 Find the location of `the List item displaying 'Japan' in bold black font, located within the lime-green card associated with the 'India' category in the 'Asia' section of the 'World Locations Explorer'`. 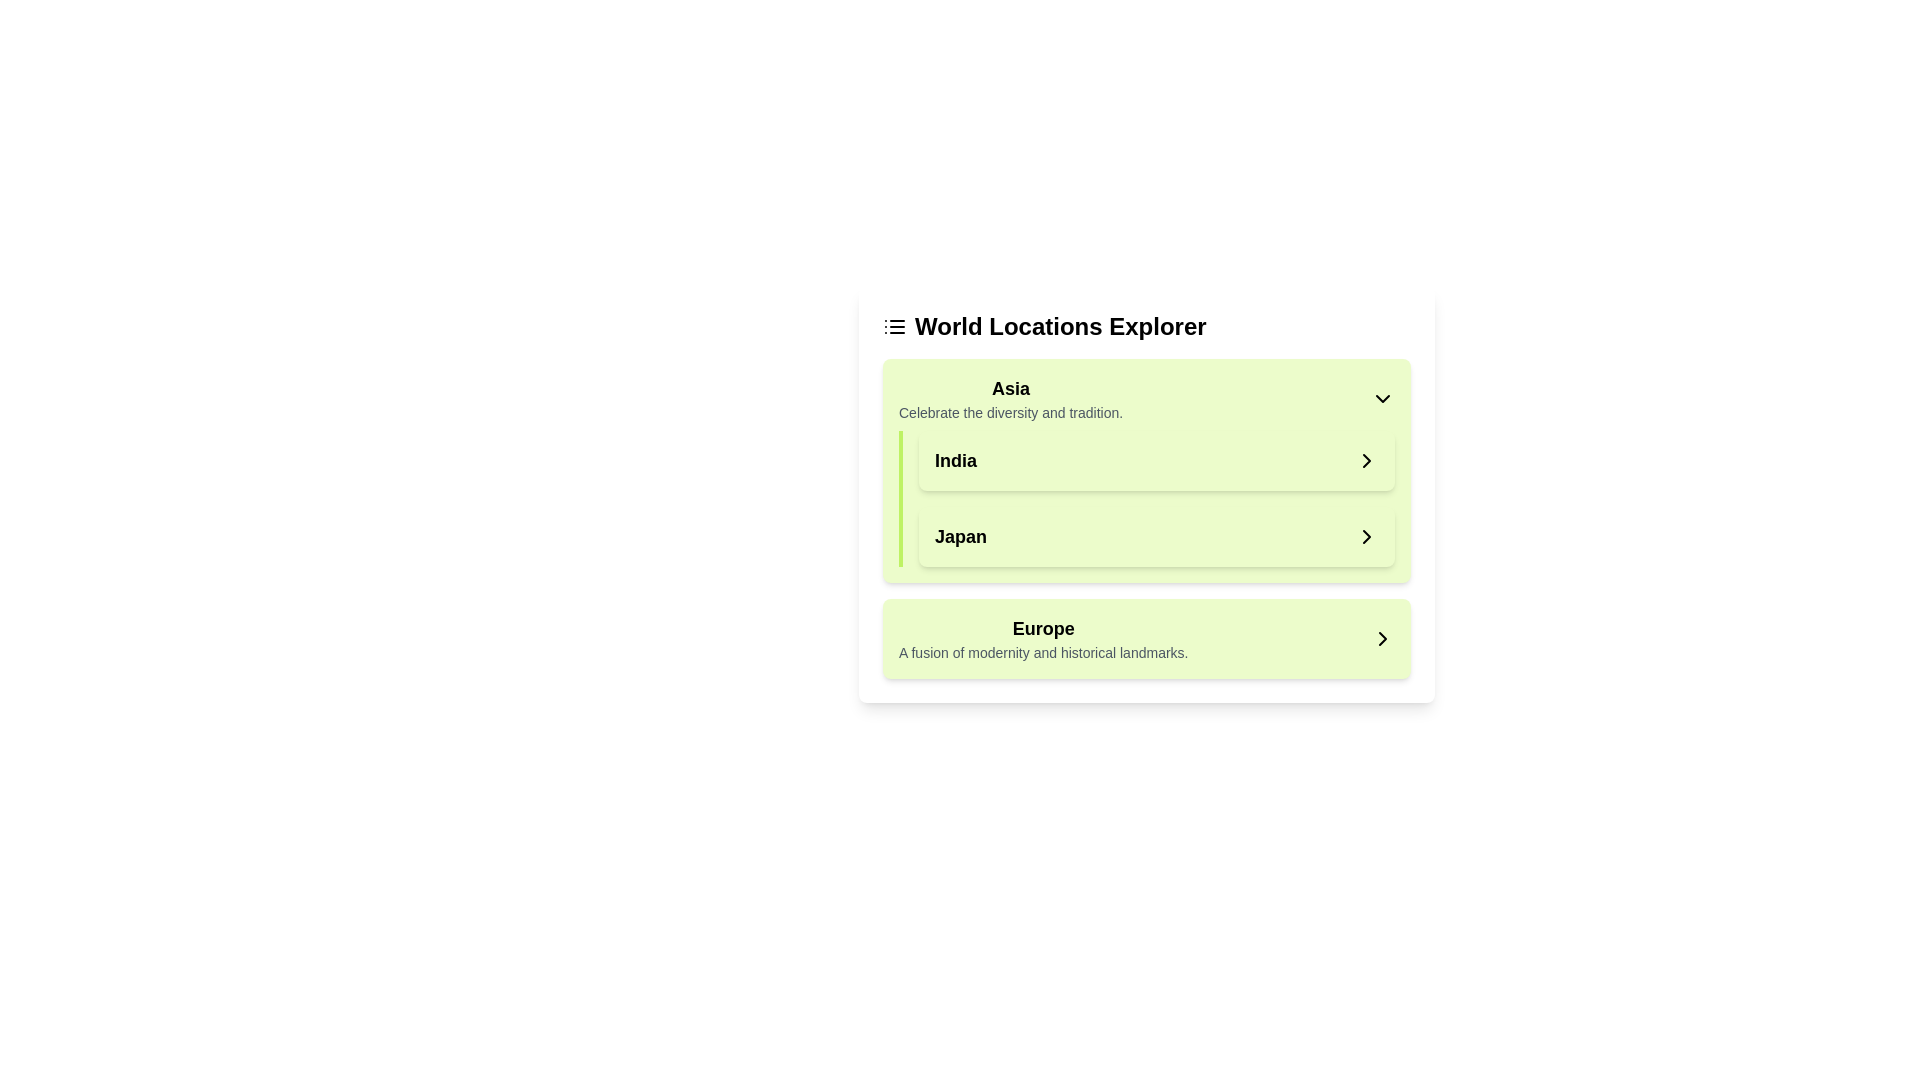

the List item displaying 'Japan' in bold black font, located within the lime-green card associated with the 'India' category in the 'Asia' section of the 'World Locations Explorer' is located at coordinates (1156, 535).